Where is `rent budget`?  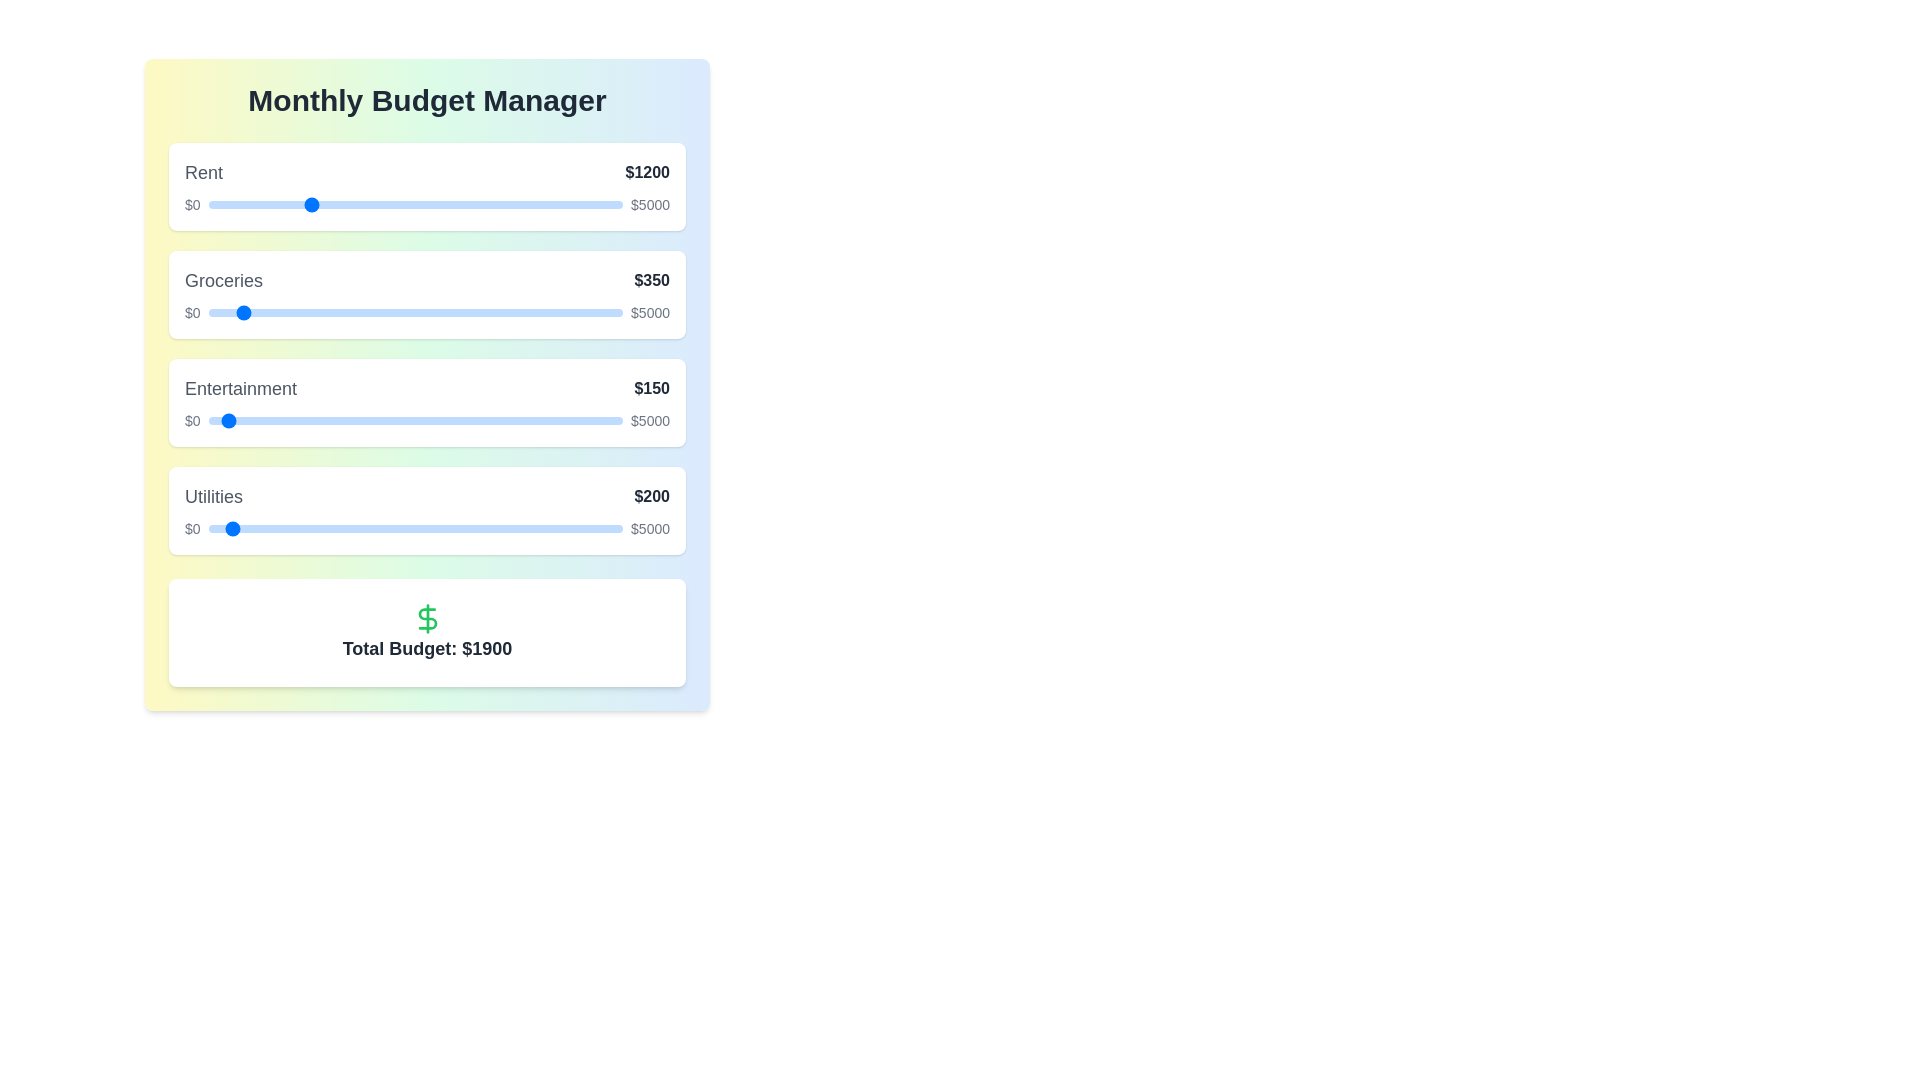 rent budget is located at coordinates (373, 204).